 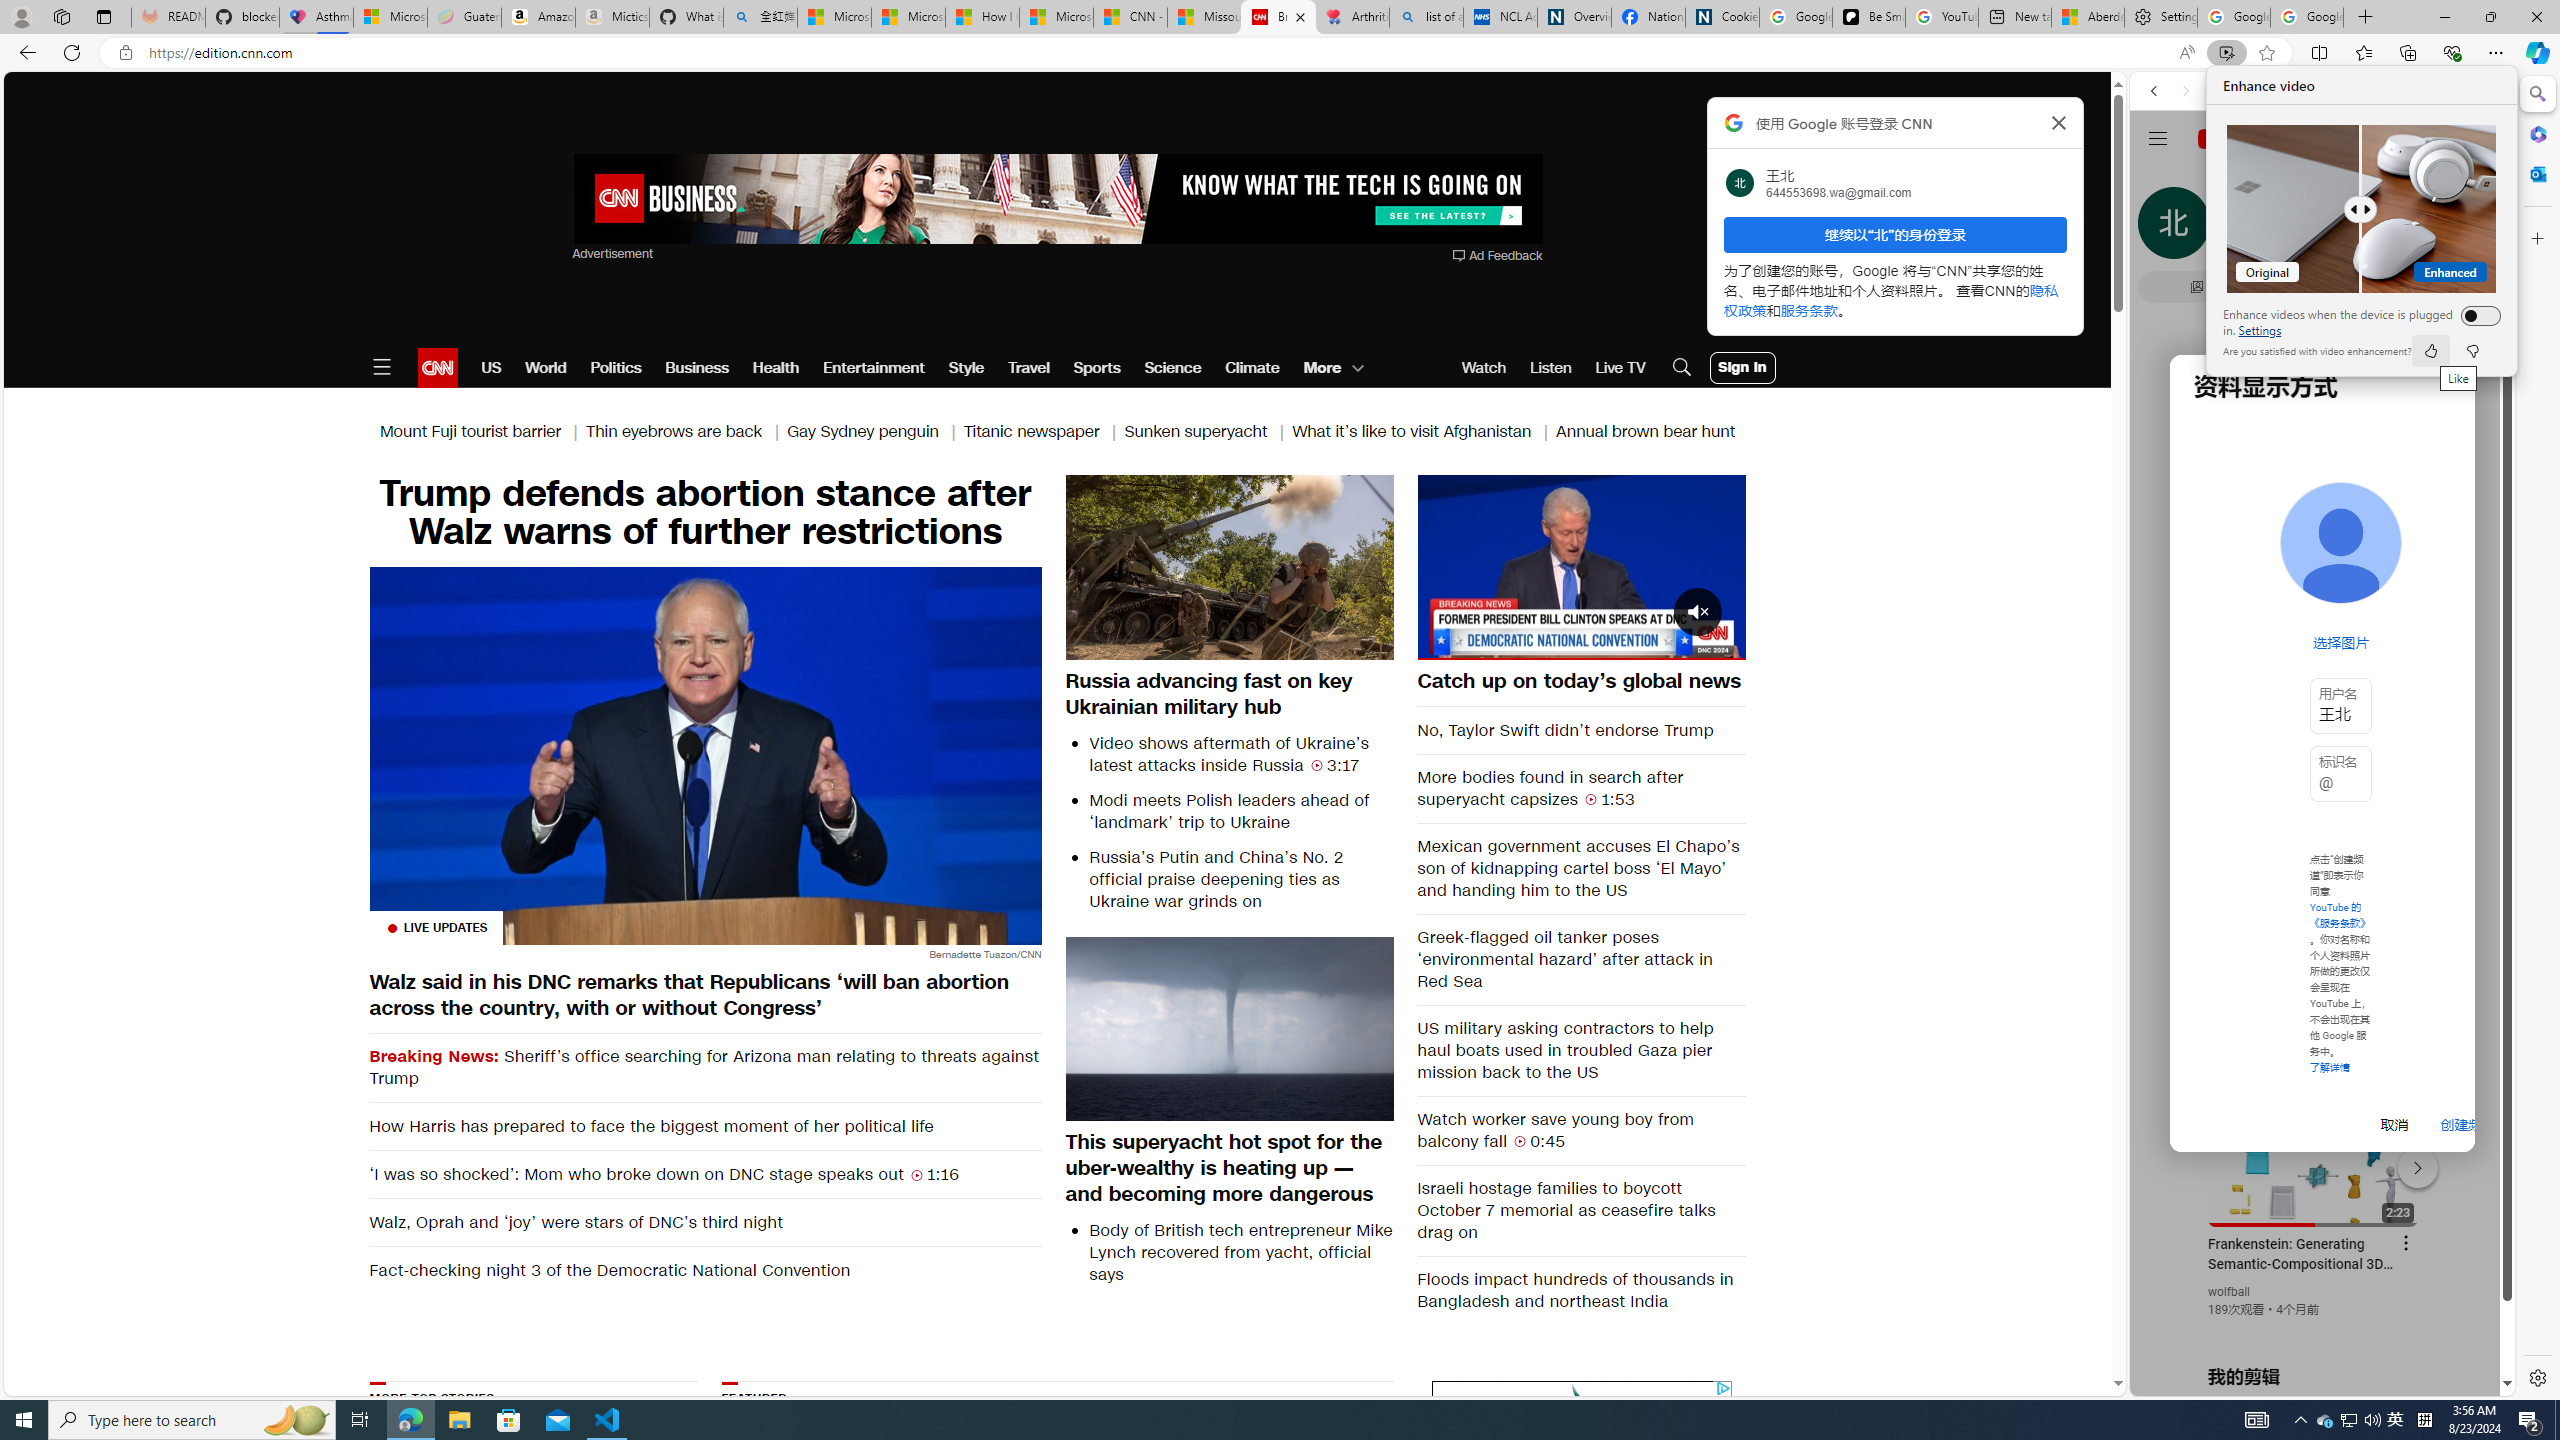 What do you see at coordinates (2162, 229) in the screenshot?
I see `'WEB  '` at bounding box center [2162, 229].